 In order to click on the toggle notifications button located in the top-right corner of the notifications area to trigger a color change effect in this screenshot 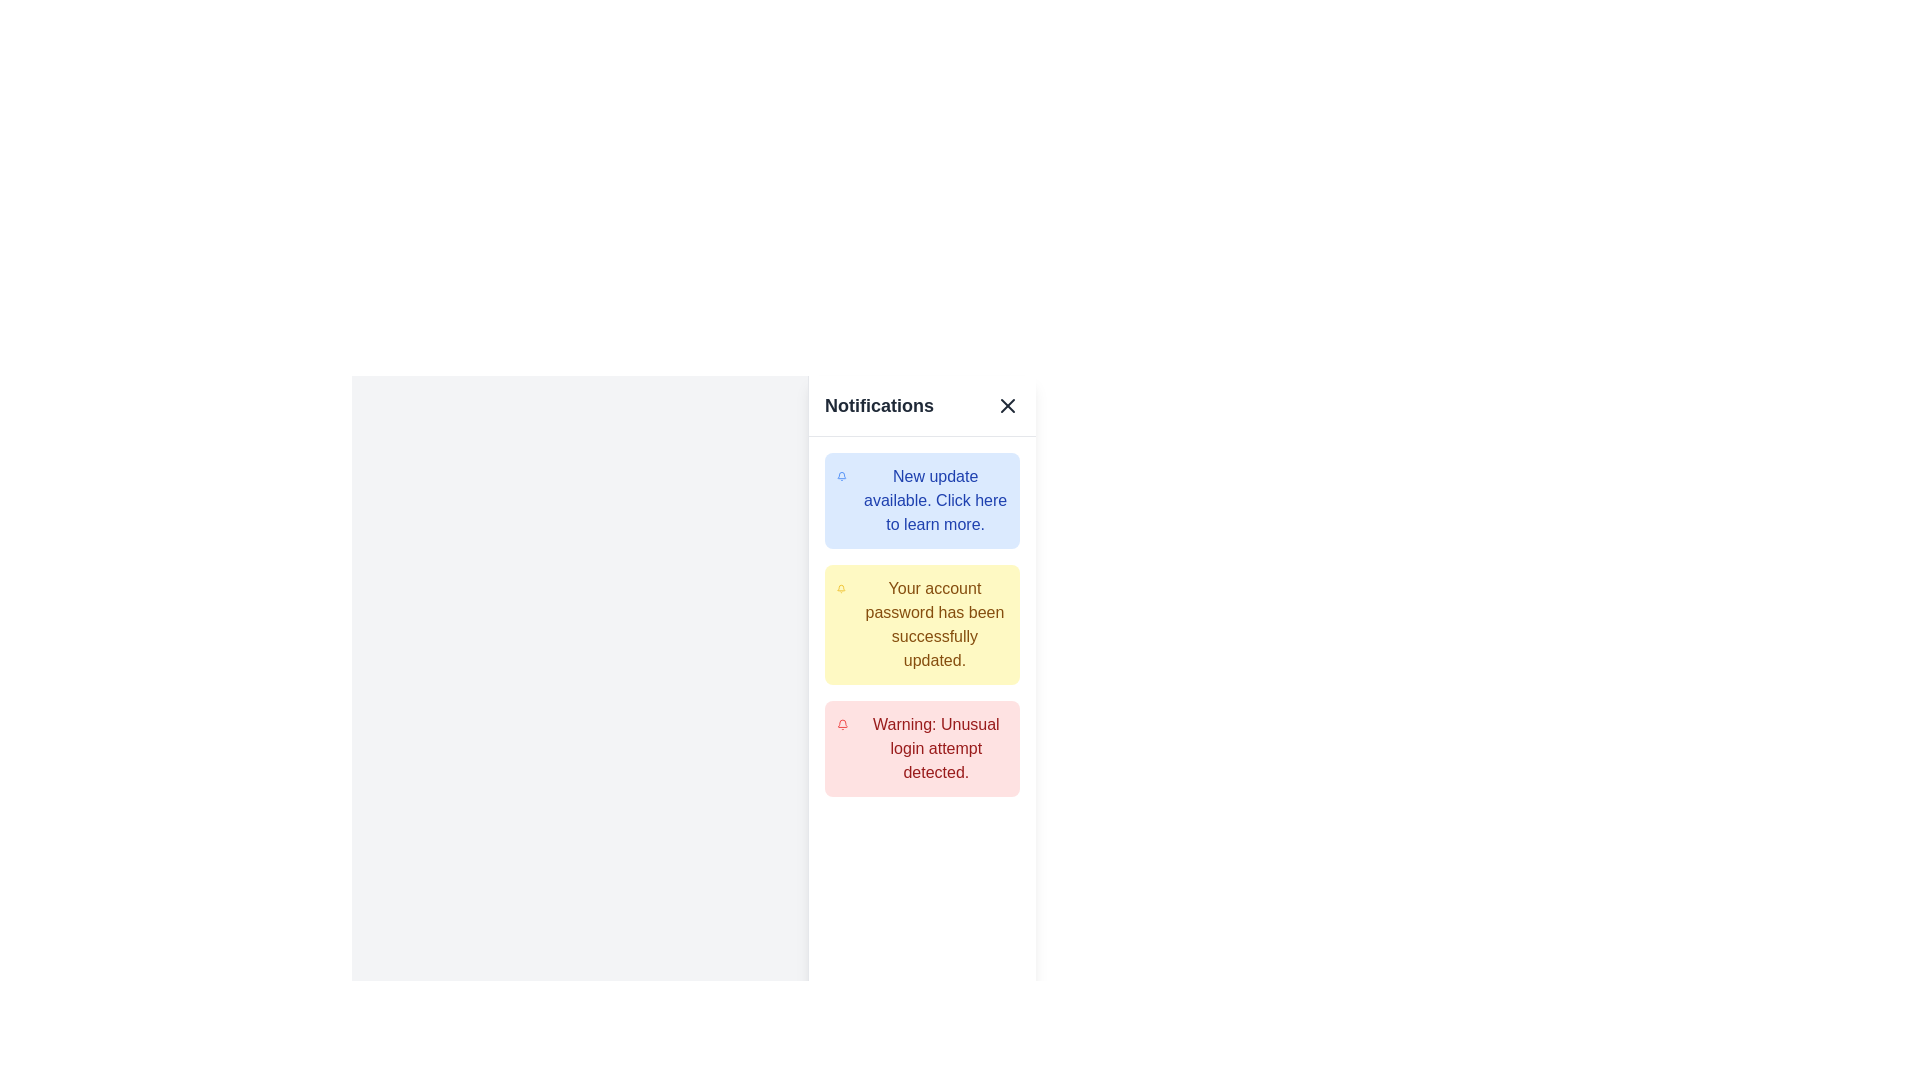, I will do `click(909, 431)`.